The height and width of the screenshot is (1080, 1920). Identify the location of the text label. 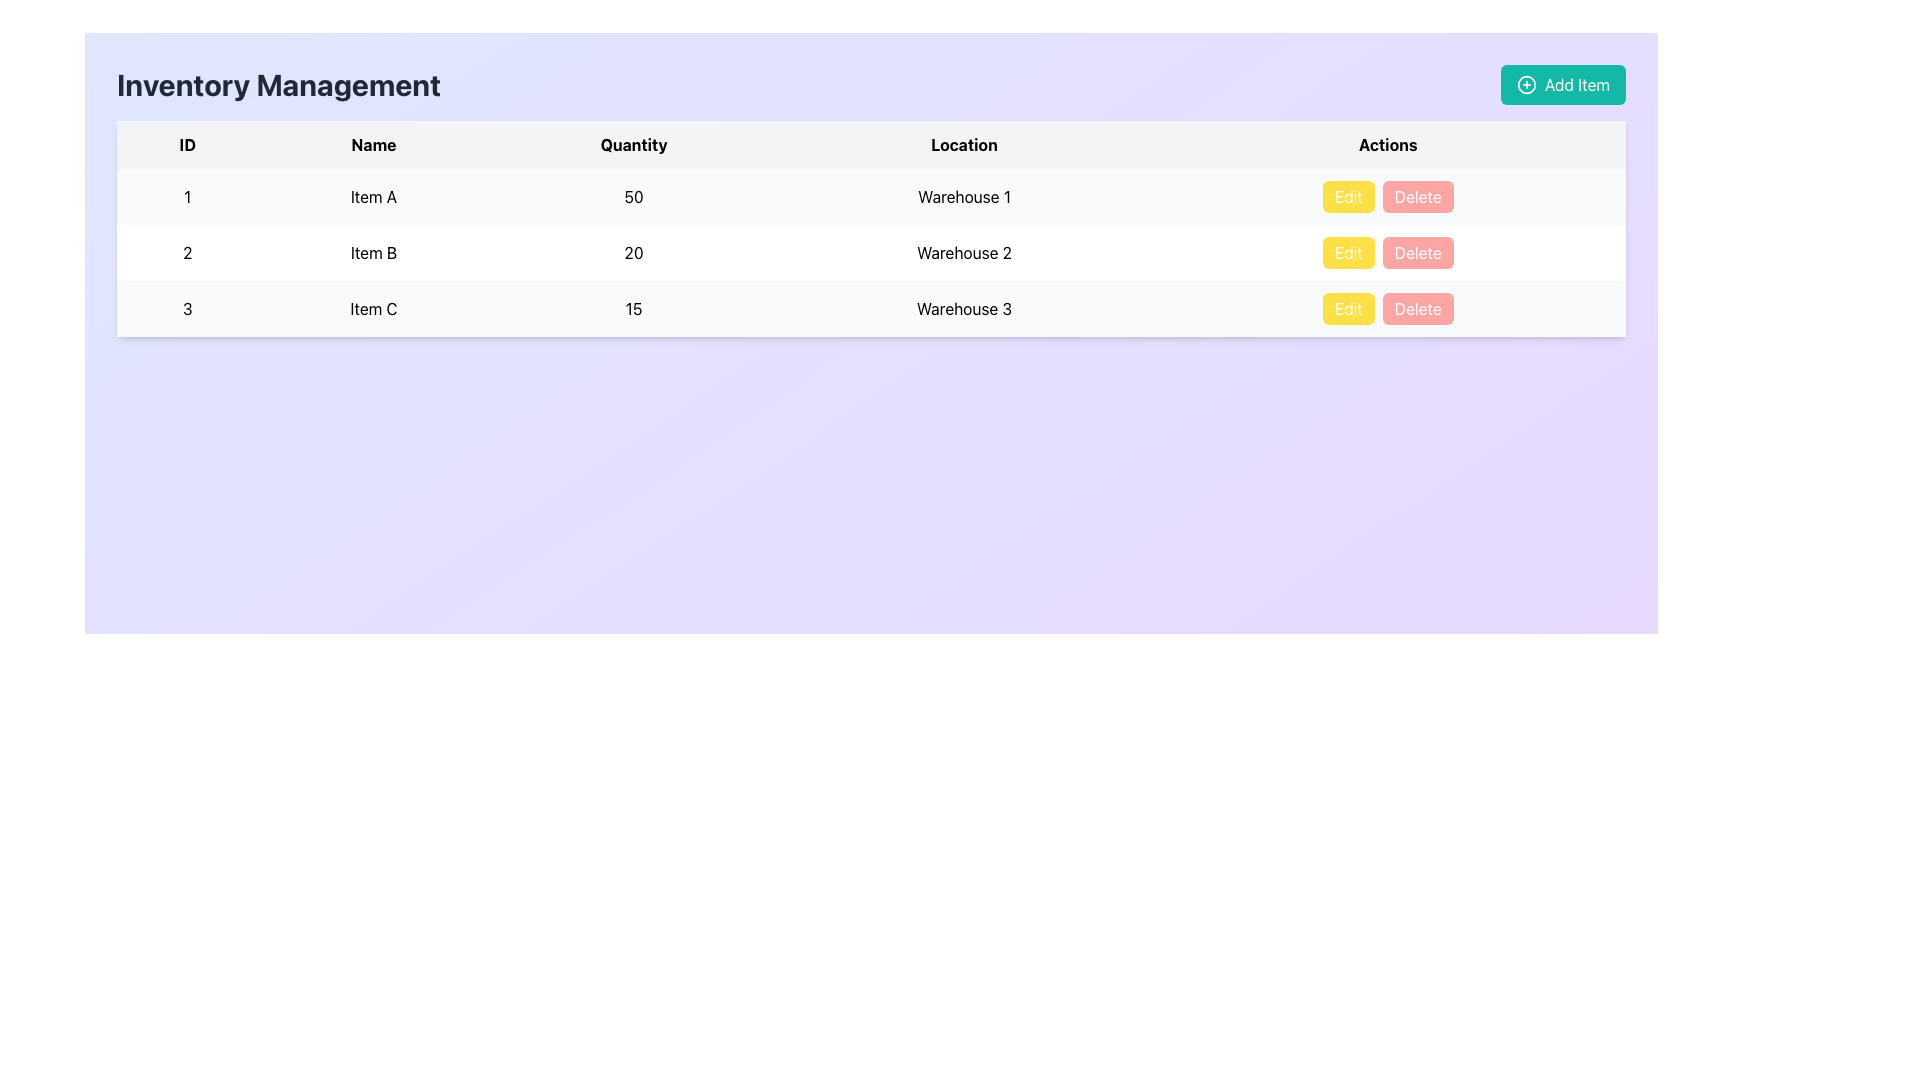
(187, 196).